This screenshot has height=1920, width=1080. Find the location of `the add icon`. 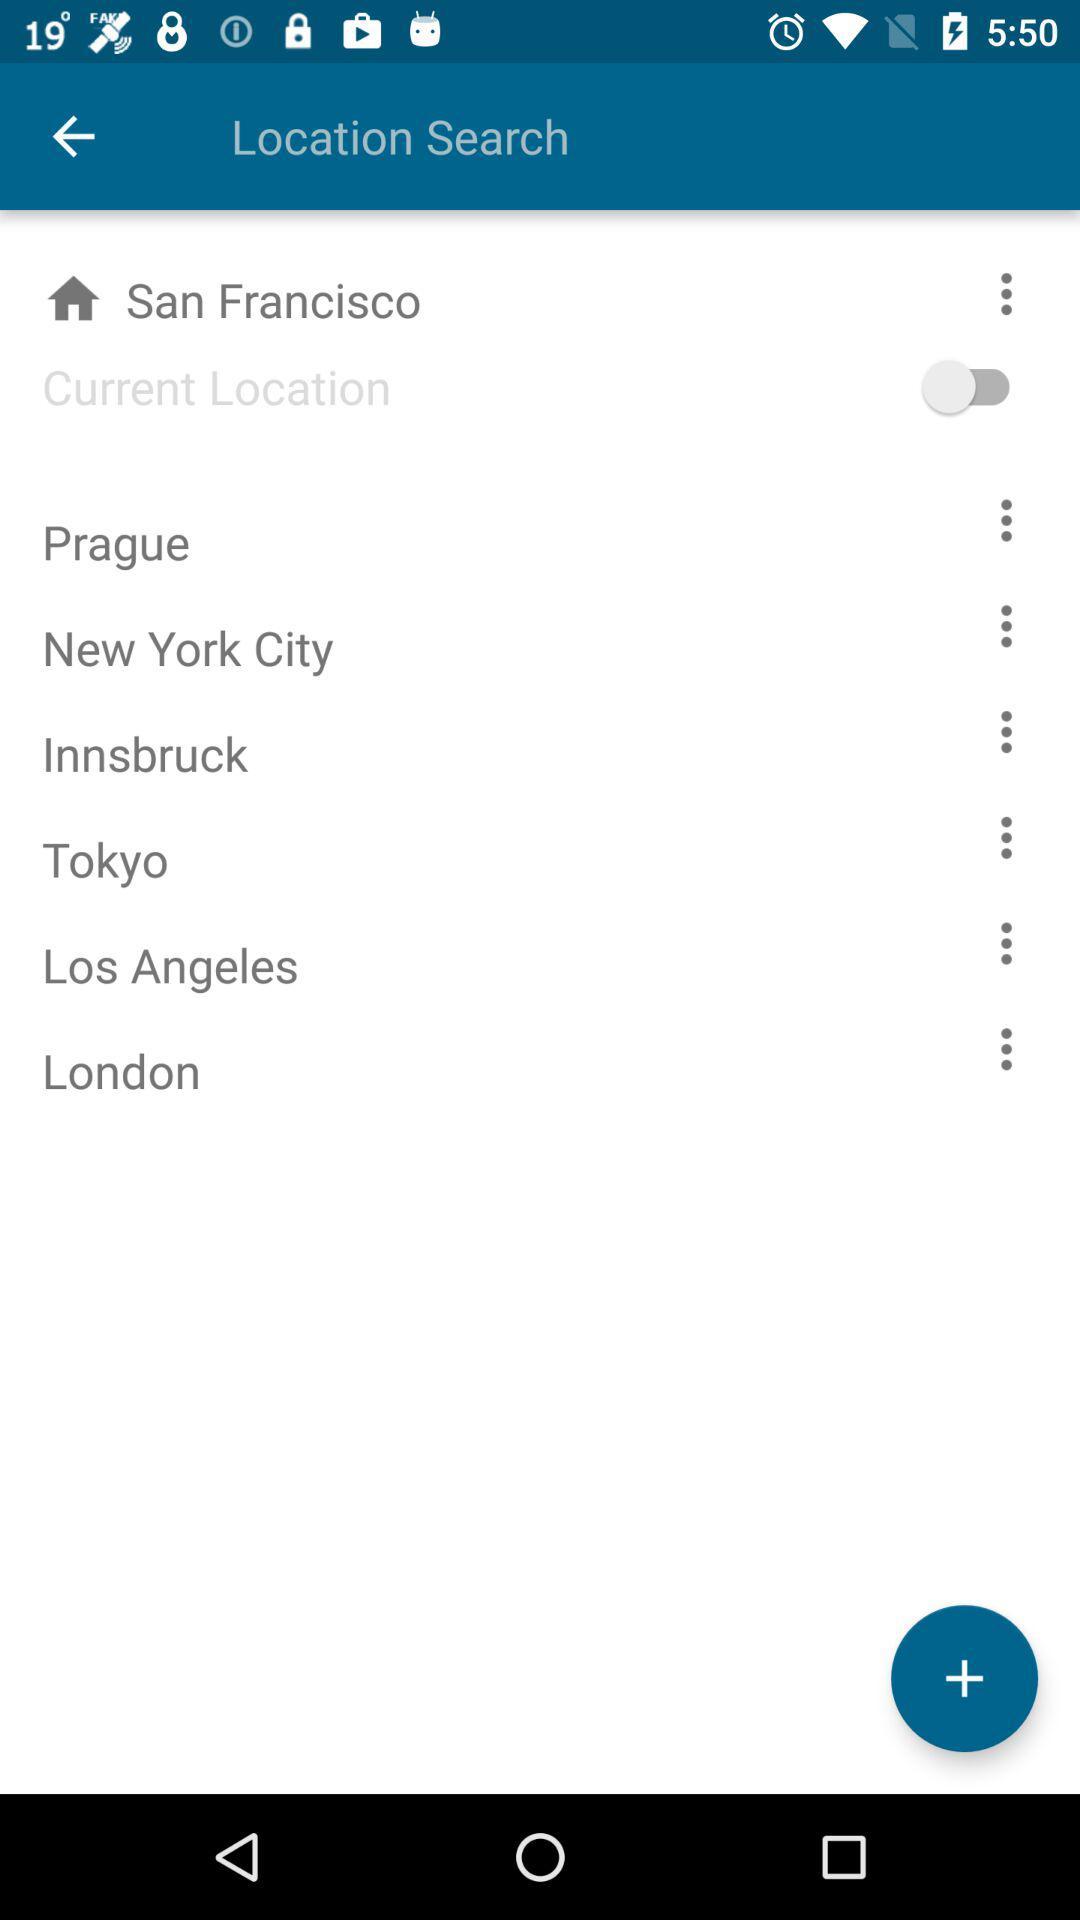

the add icon is located at coordinates (963, 1678).